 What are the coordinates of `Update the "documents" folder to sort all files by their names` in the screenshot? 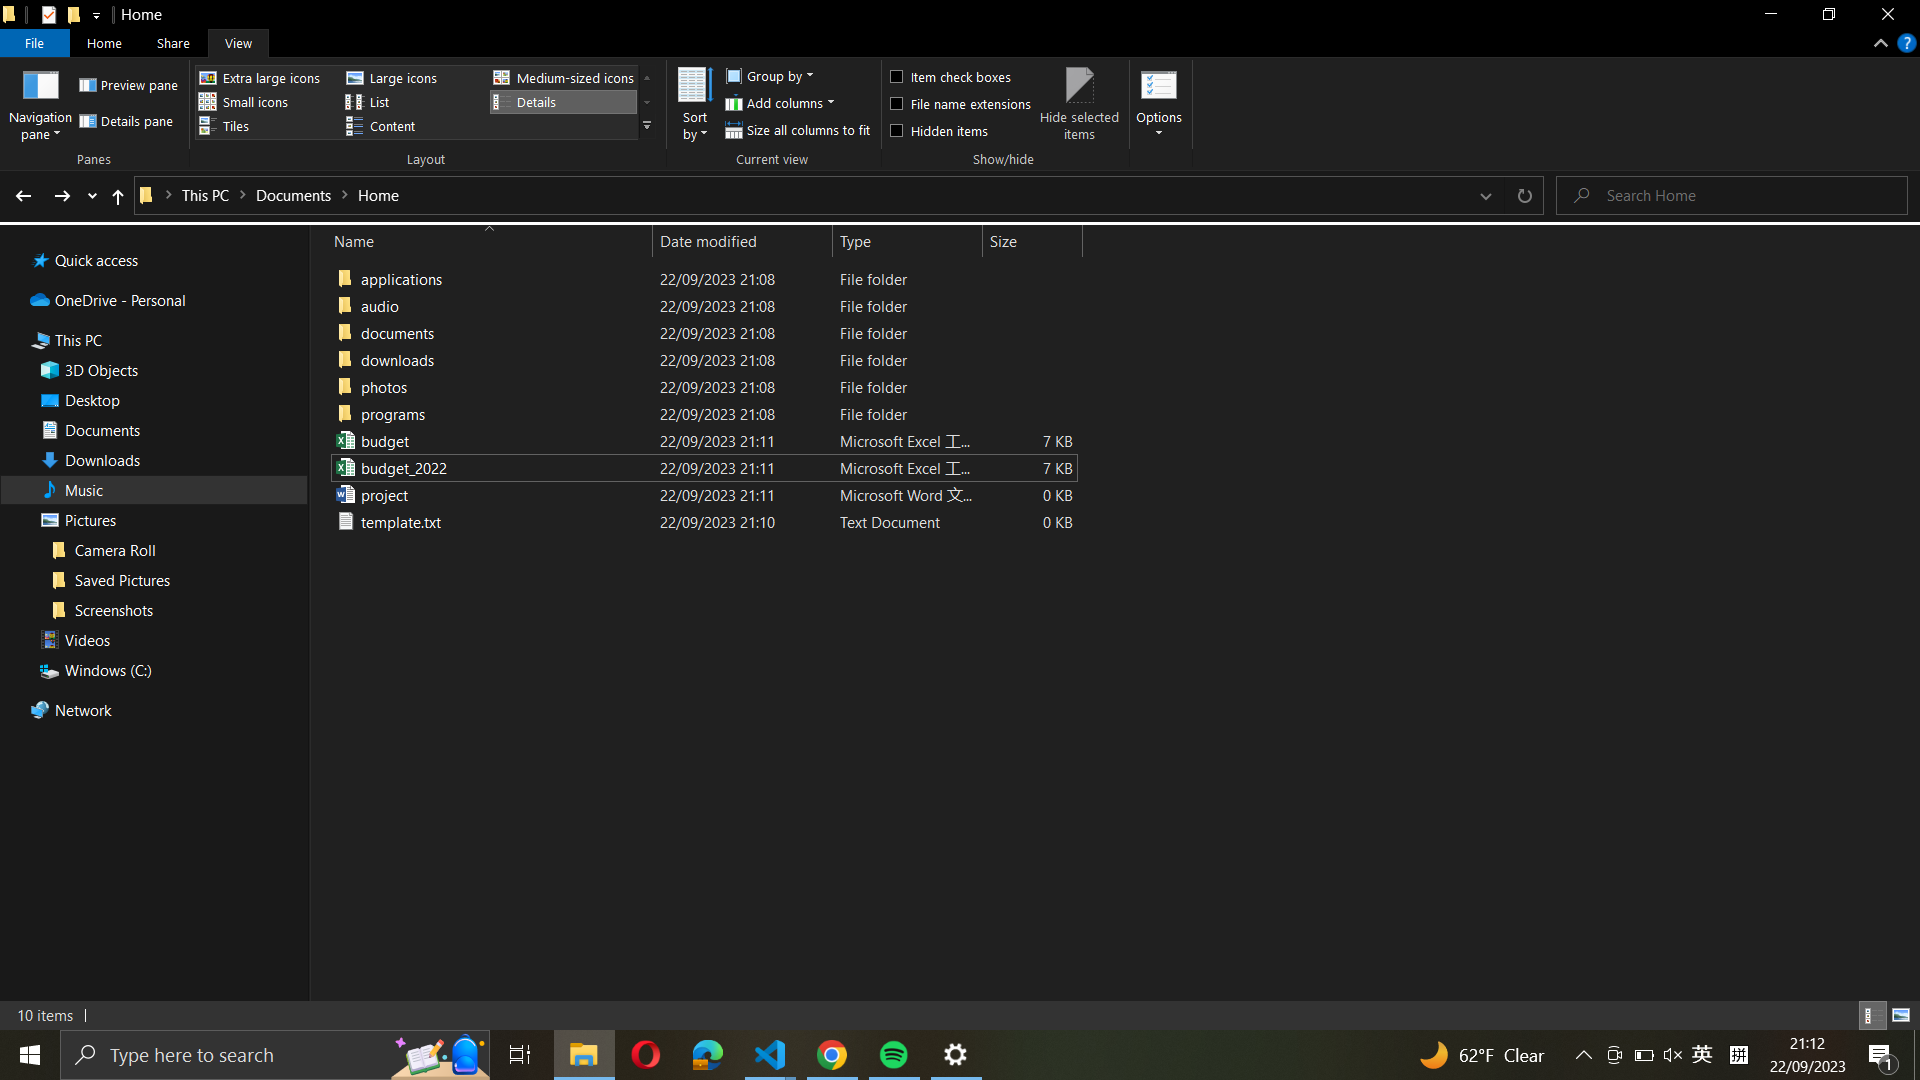 It's located at (700, 358).